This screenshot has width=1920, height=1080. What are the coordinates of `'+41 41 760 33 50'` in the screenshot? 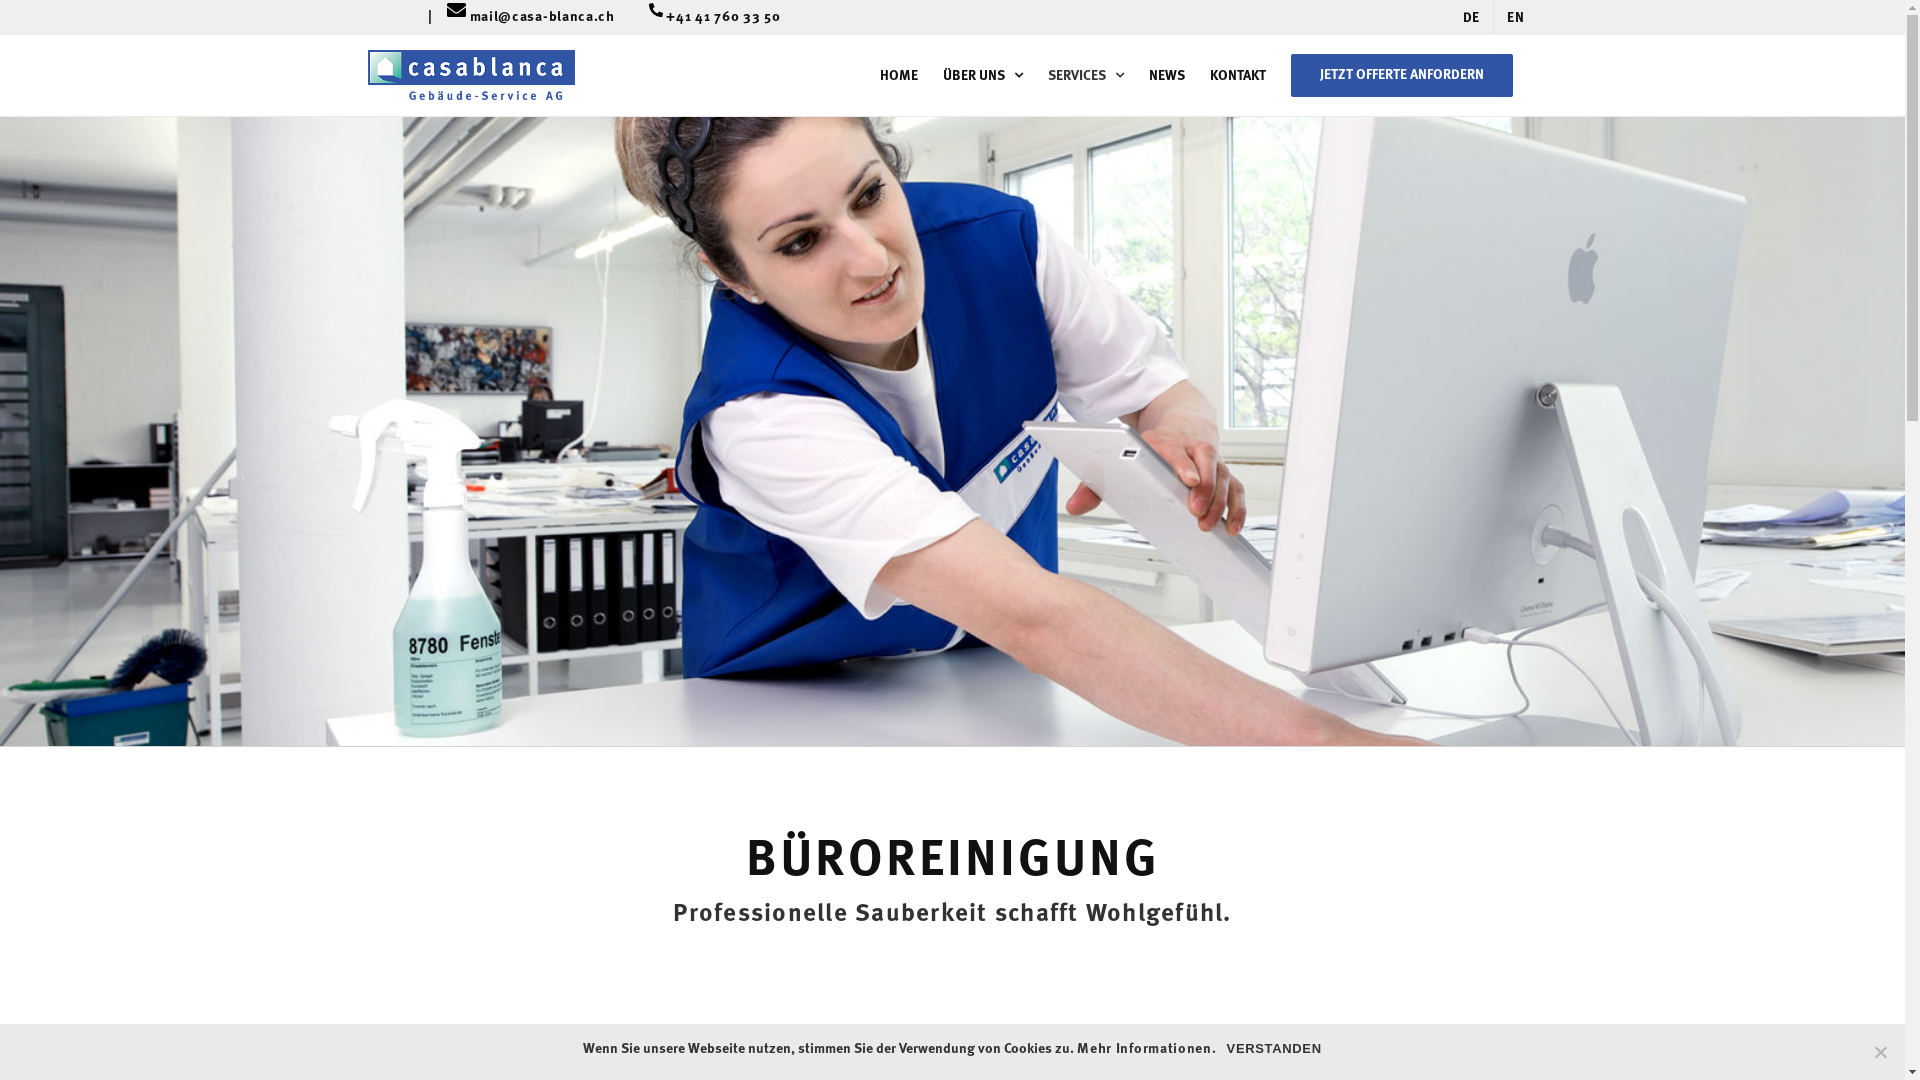 It's located at (722, 17).